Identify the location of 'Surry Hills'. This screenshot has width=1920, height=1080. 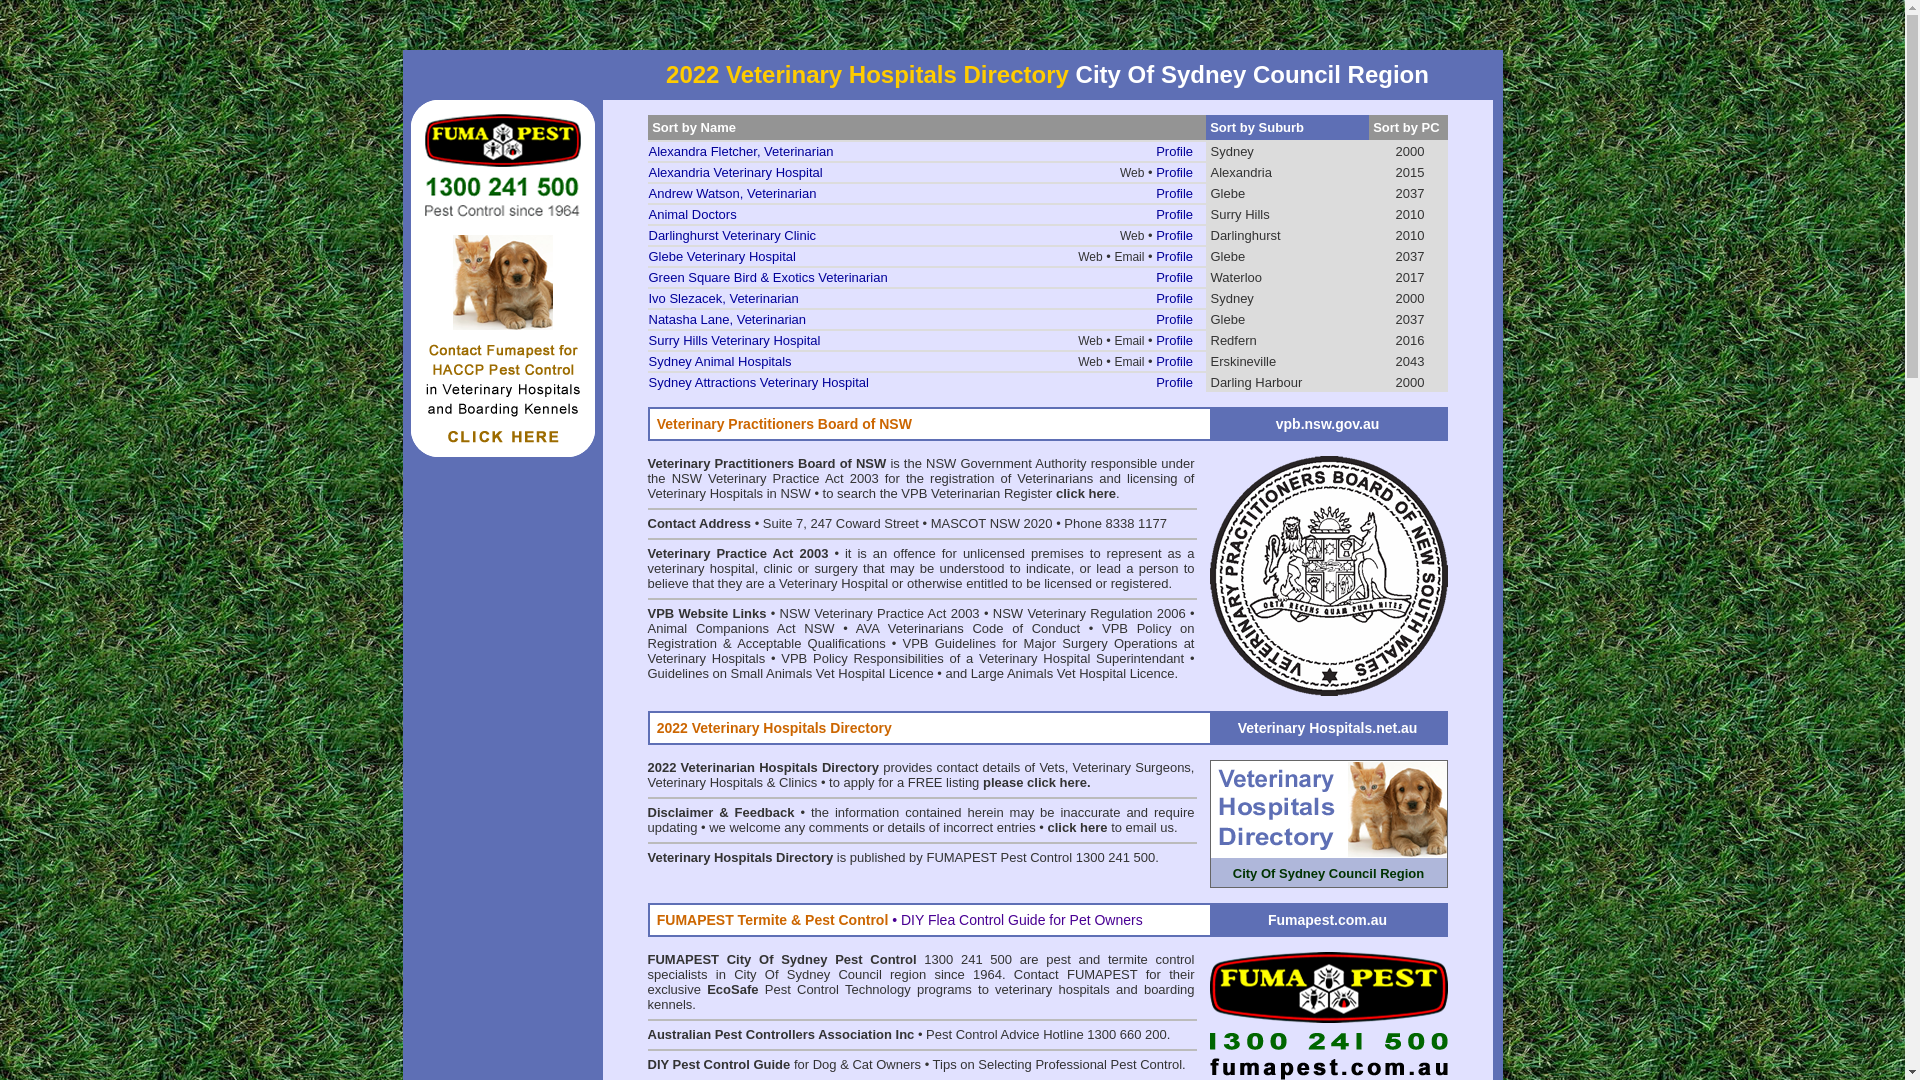
(1208, 214).